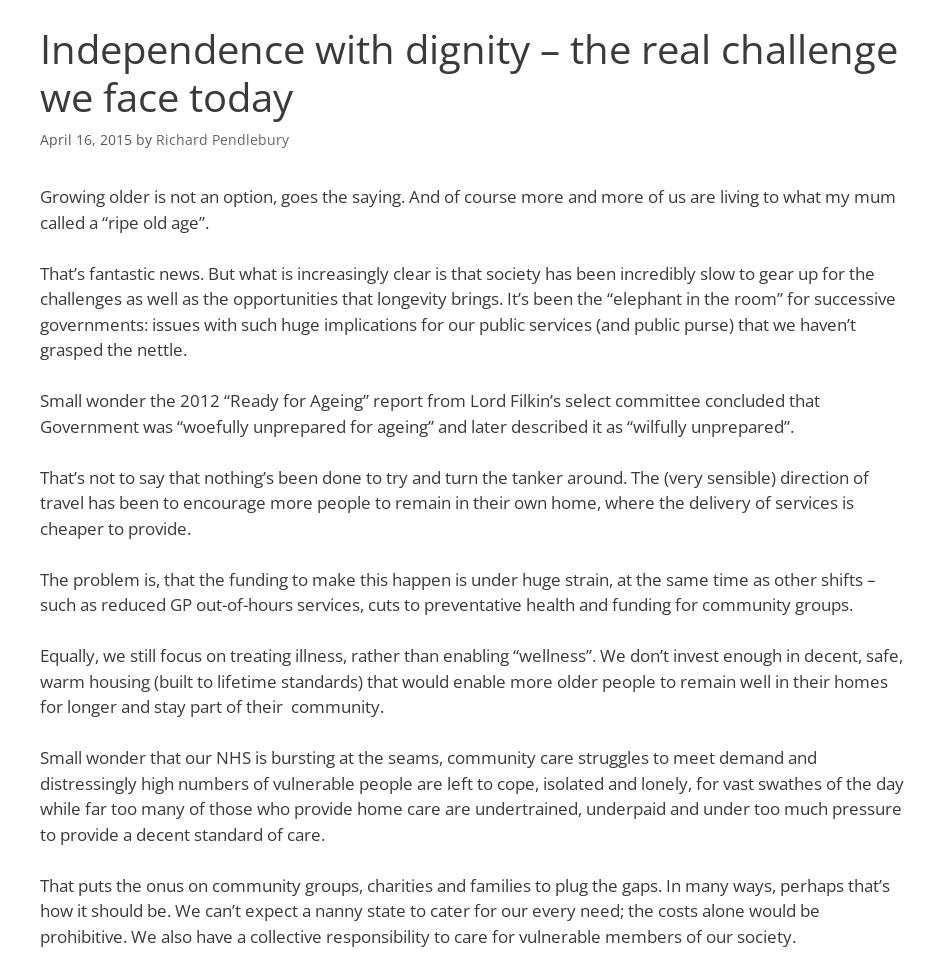  Describe the element at coordinates (470, 794) in the screenshot. I see `'Small wonder that our NHS is bursting at the seams, community care struggles to meet demand and distressingly high numbers of vulnerable people are left to cope, isolated and lonely, for vast swathes of the day while far too many of those who provide home care are undertrained, underpaid and under too much pressure to provide a decent standard of care.'` at that location.